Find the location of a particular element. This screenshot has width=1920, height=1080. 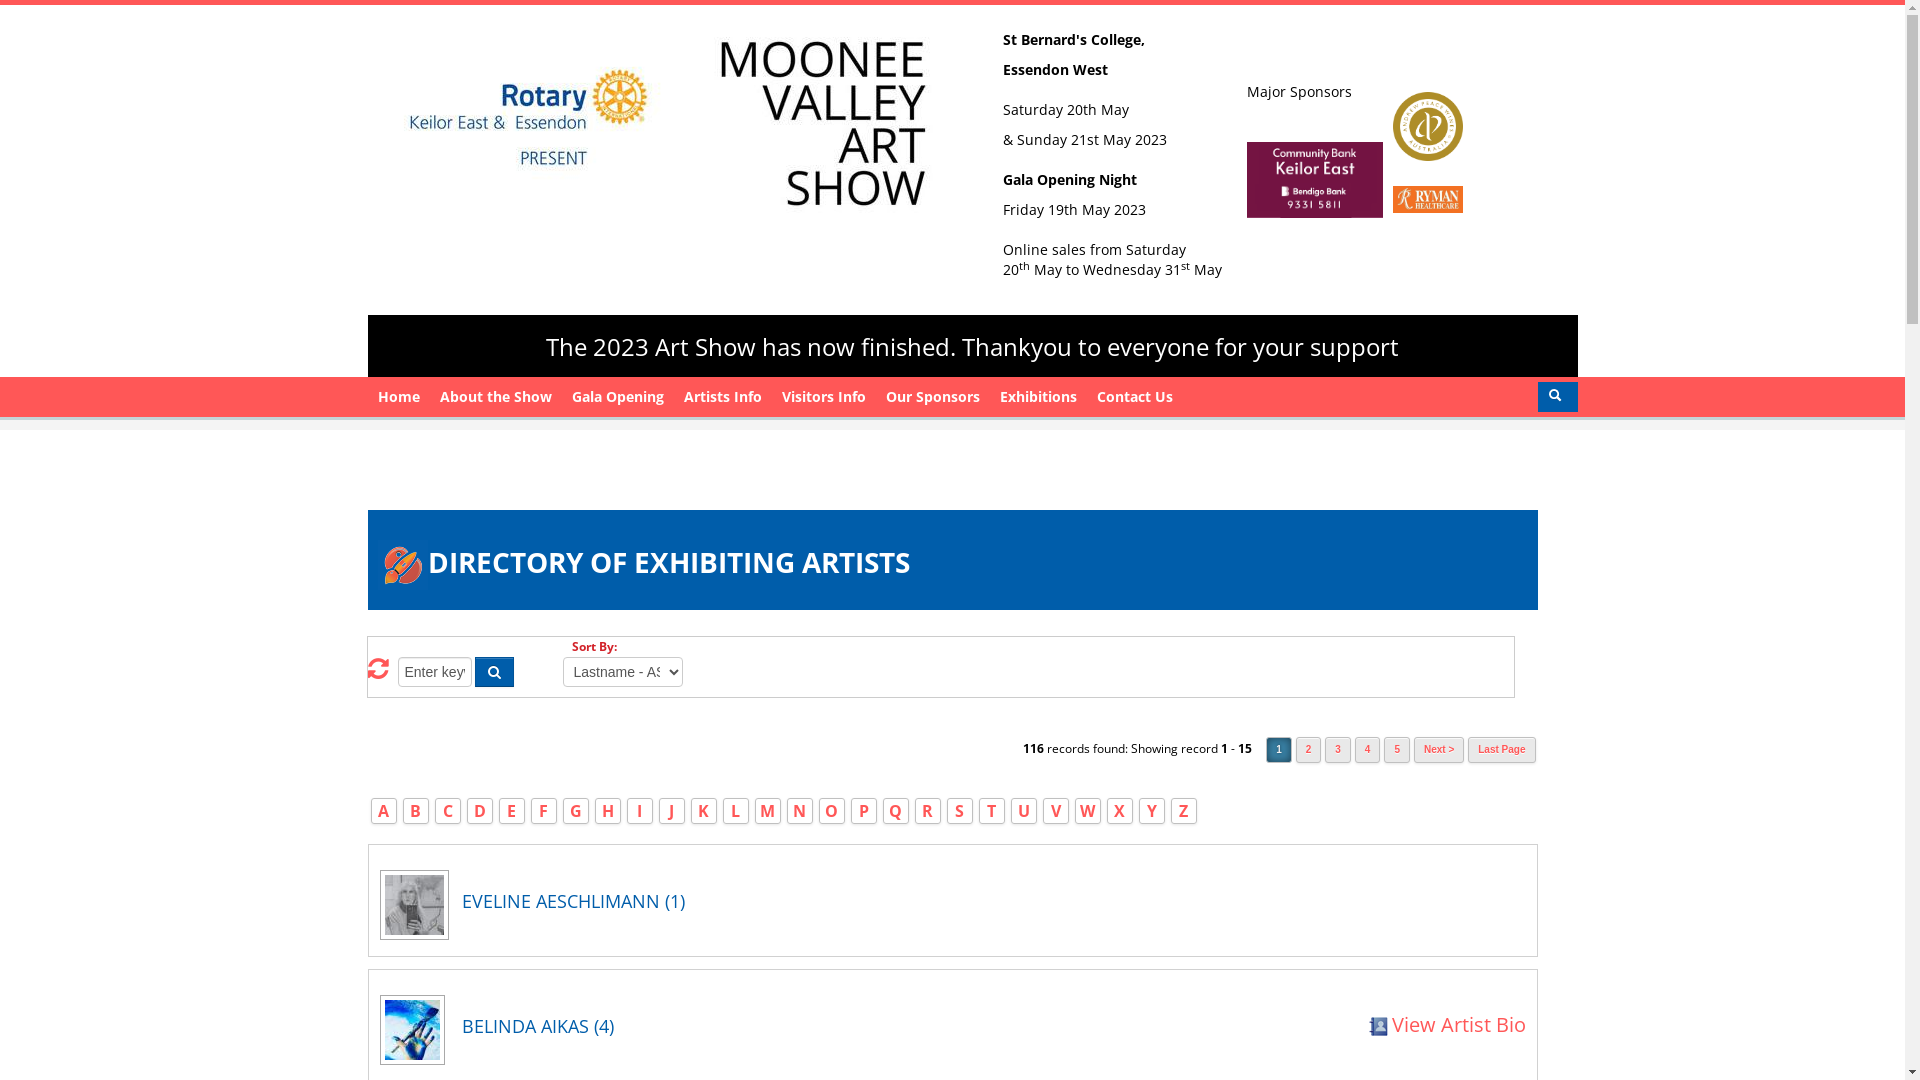

'Our Sponsors' is located at coordinates (875, 397).